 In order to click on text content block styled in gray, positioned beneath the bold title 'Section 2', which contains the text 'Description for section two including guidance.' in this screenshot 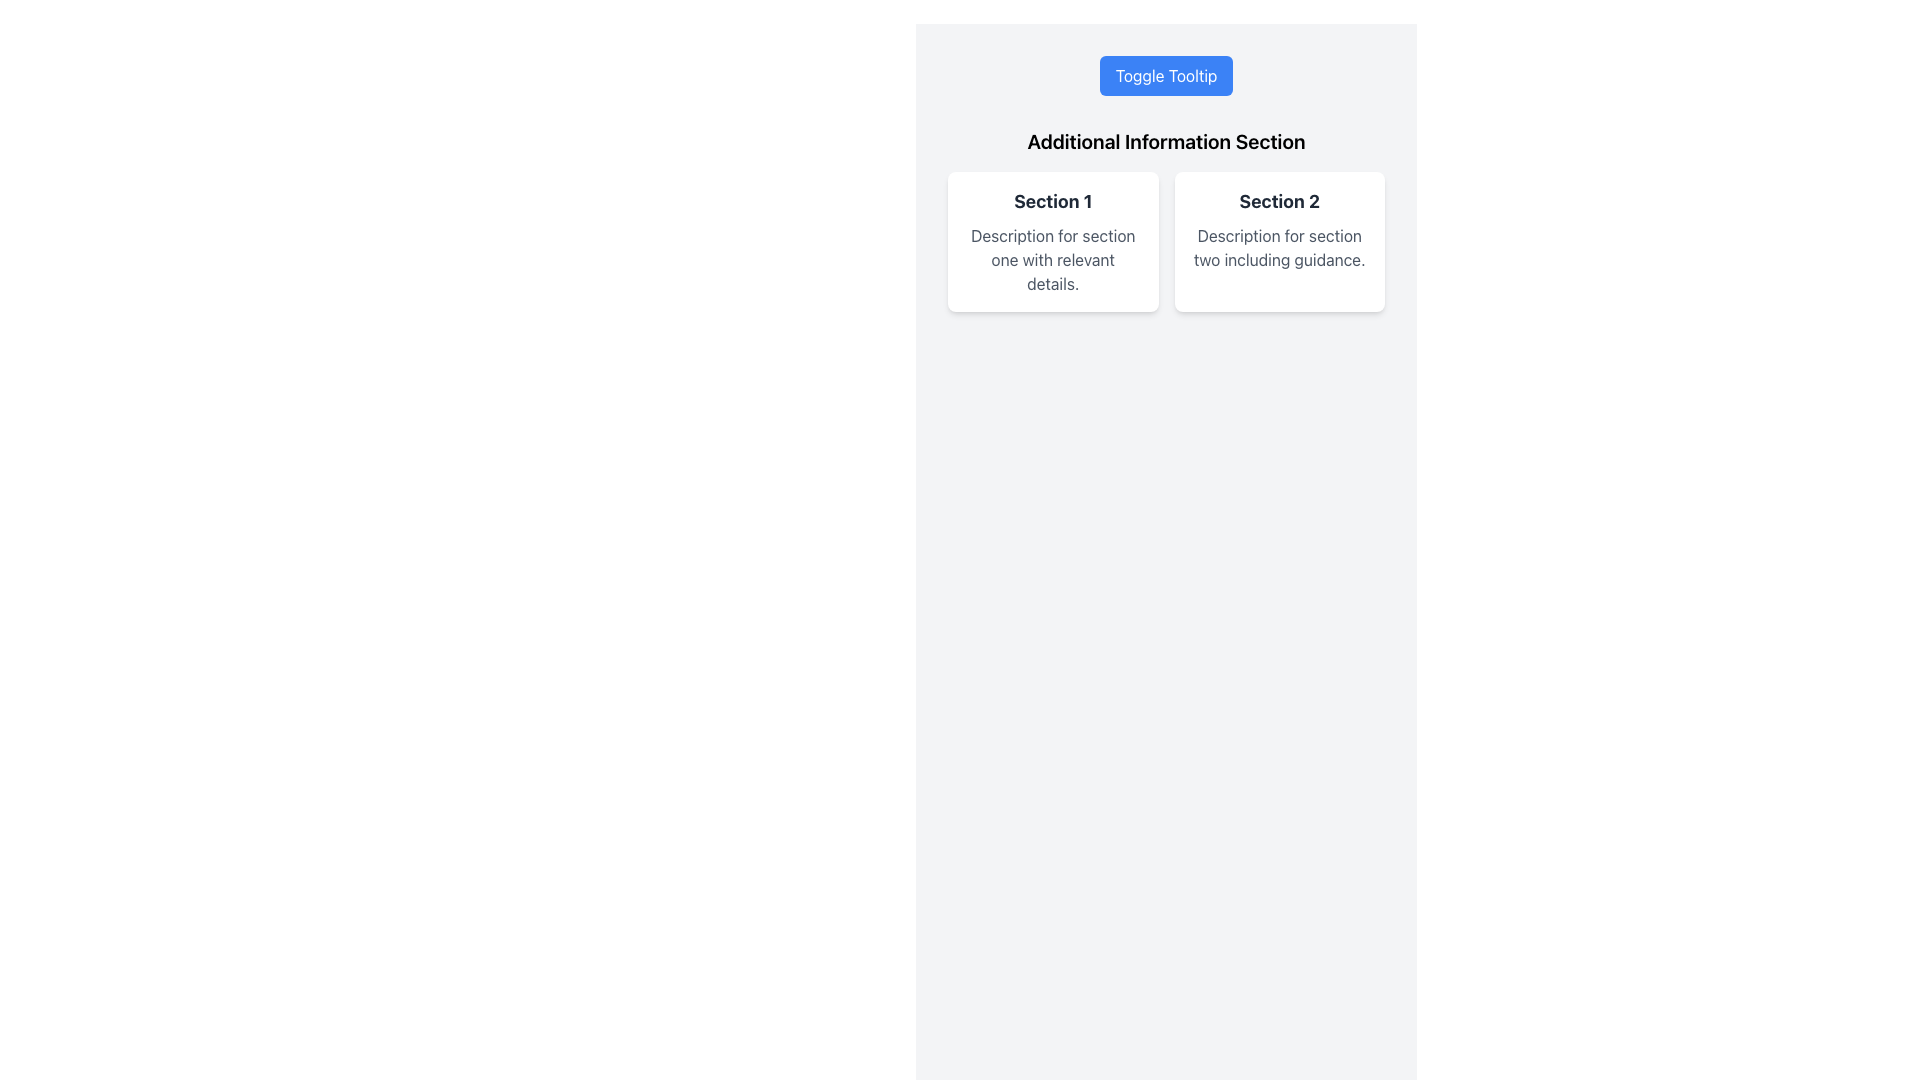, I will do `click(1278, 246)`.